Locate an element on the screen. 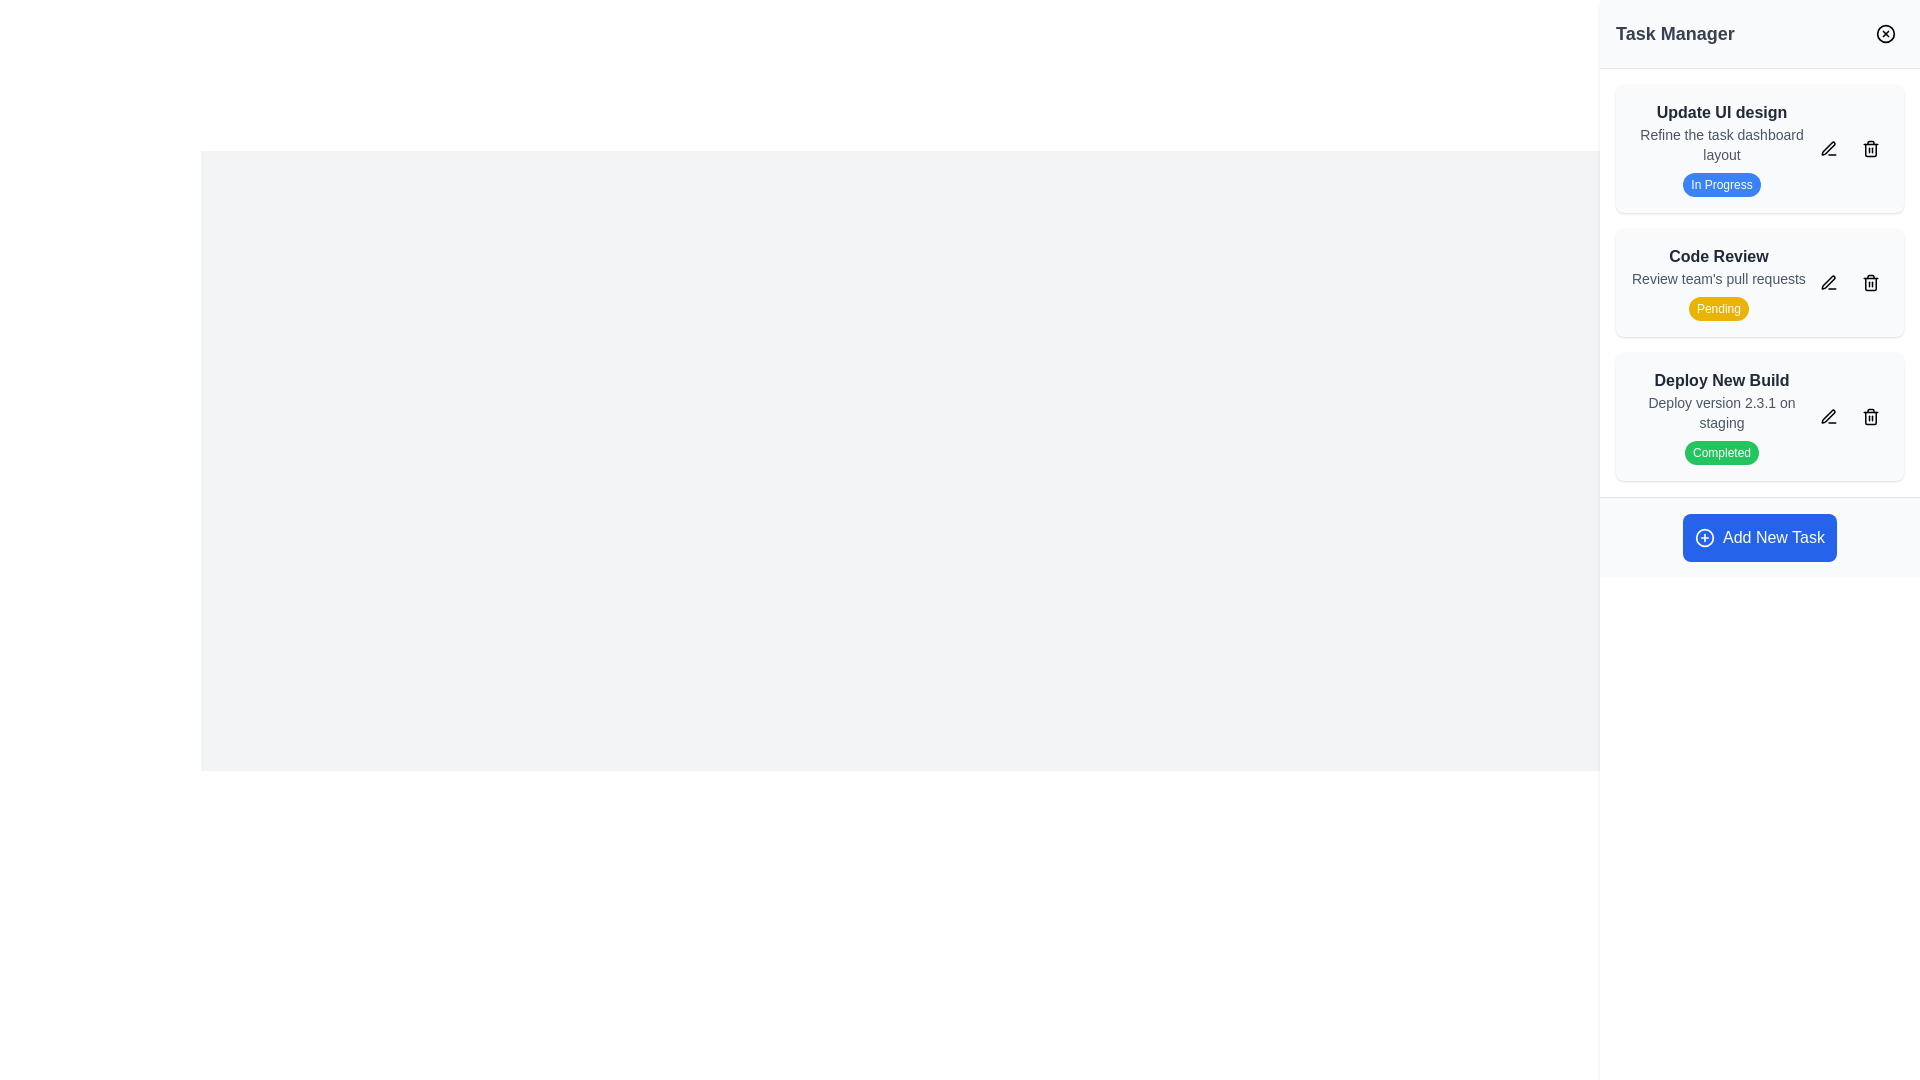  the text element that describes the deployment action for version 2.3.1, located in the 'Deploy New Build' group within the Task Manager sidebar is located at coordinates (1721, 411).